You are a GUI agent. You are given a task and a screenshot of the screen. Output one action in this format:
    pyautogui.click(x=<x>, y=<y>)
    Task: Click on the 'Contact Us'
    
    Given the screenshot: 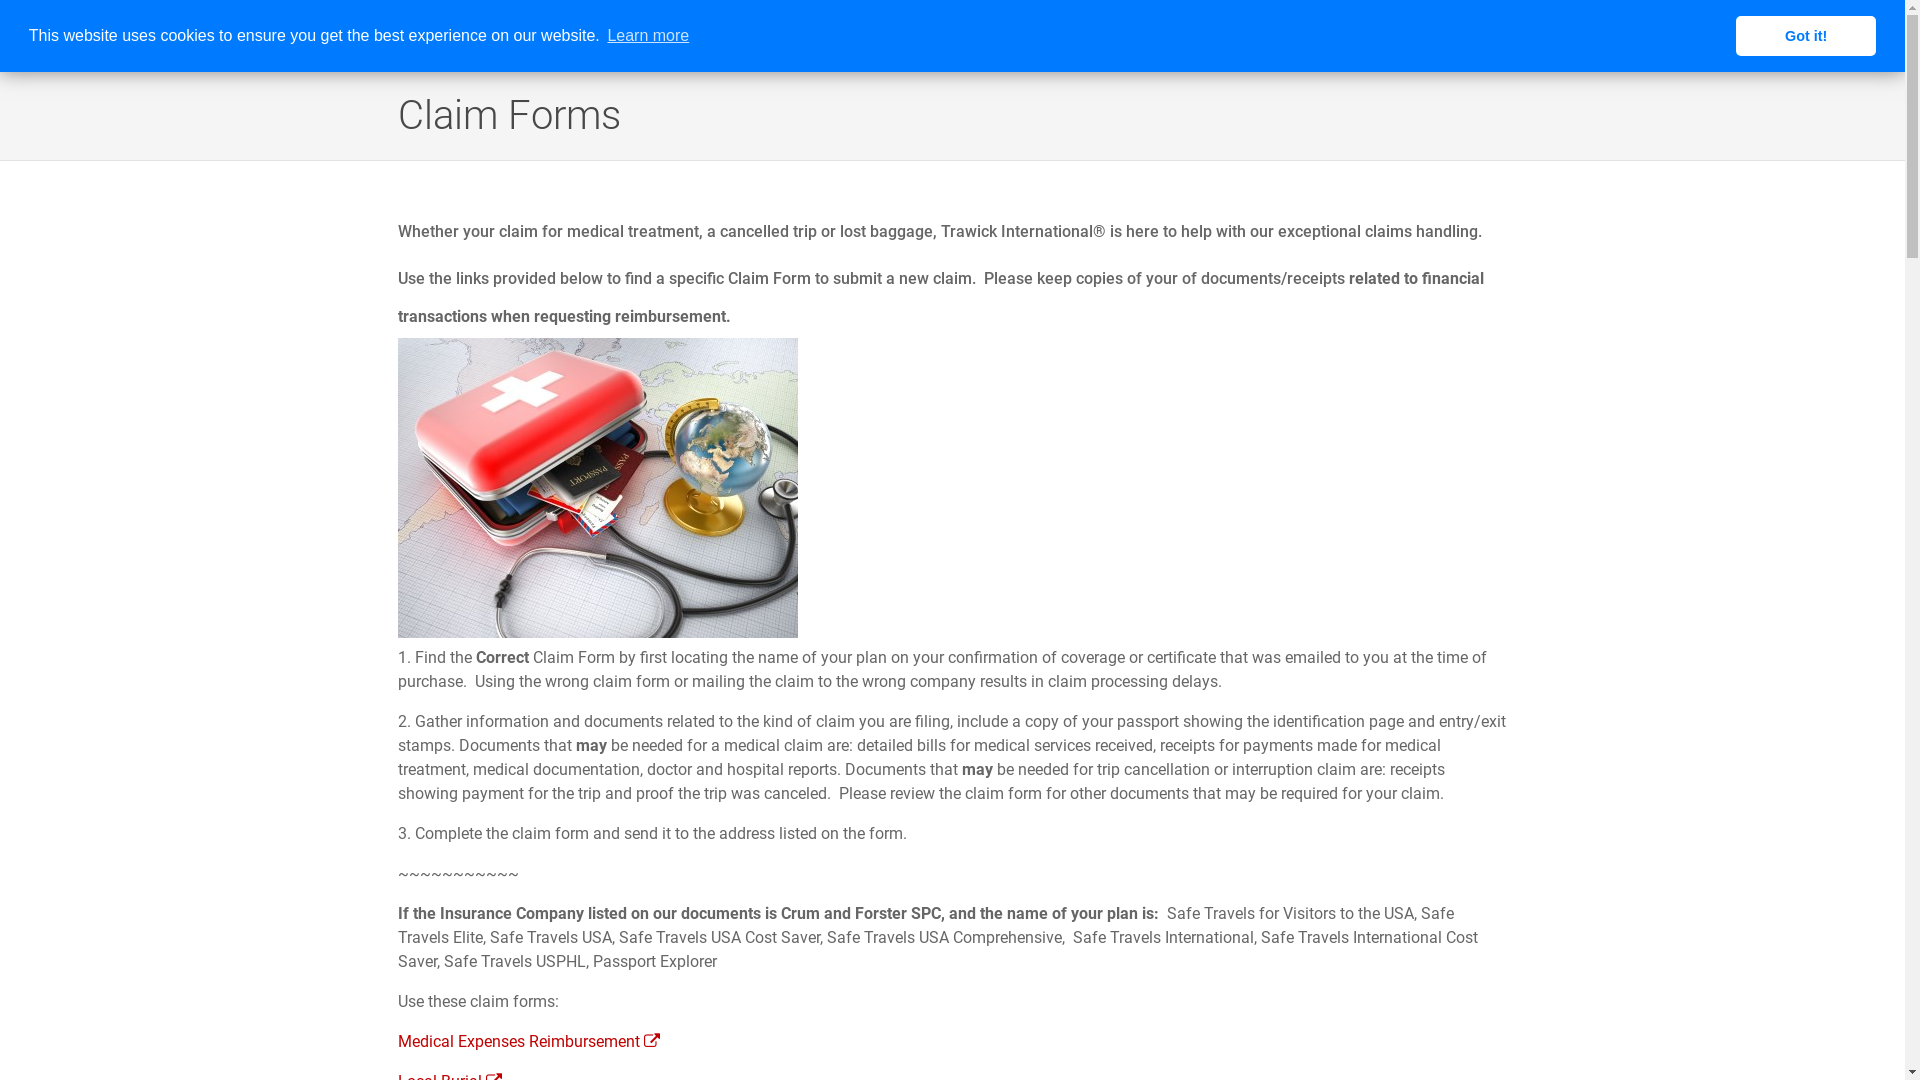 What is the action you would take?
    pyautogui.click(x=1800, y=35)
    